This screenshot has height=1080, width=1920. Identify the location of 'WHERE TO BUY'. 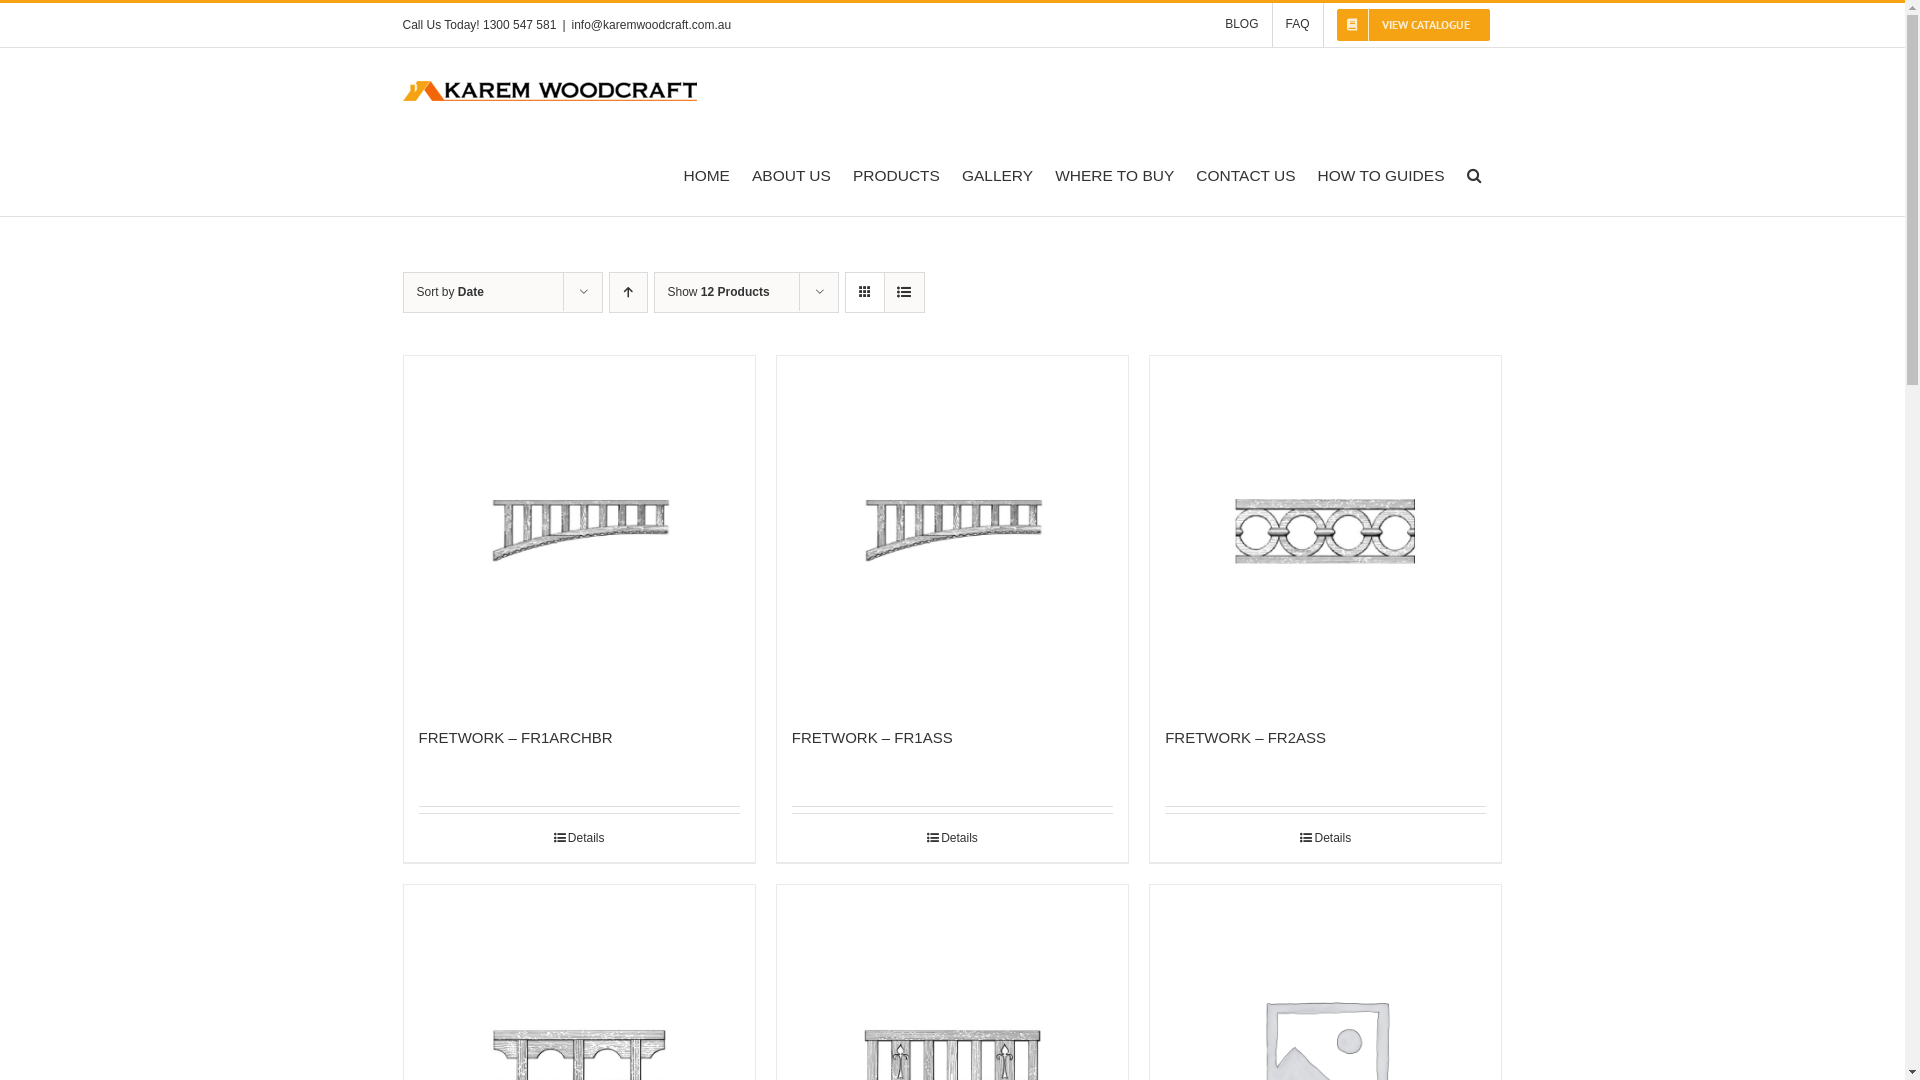
(1054, 172).